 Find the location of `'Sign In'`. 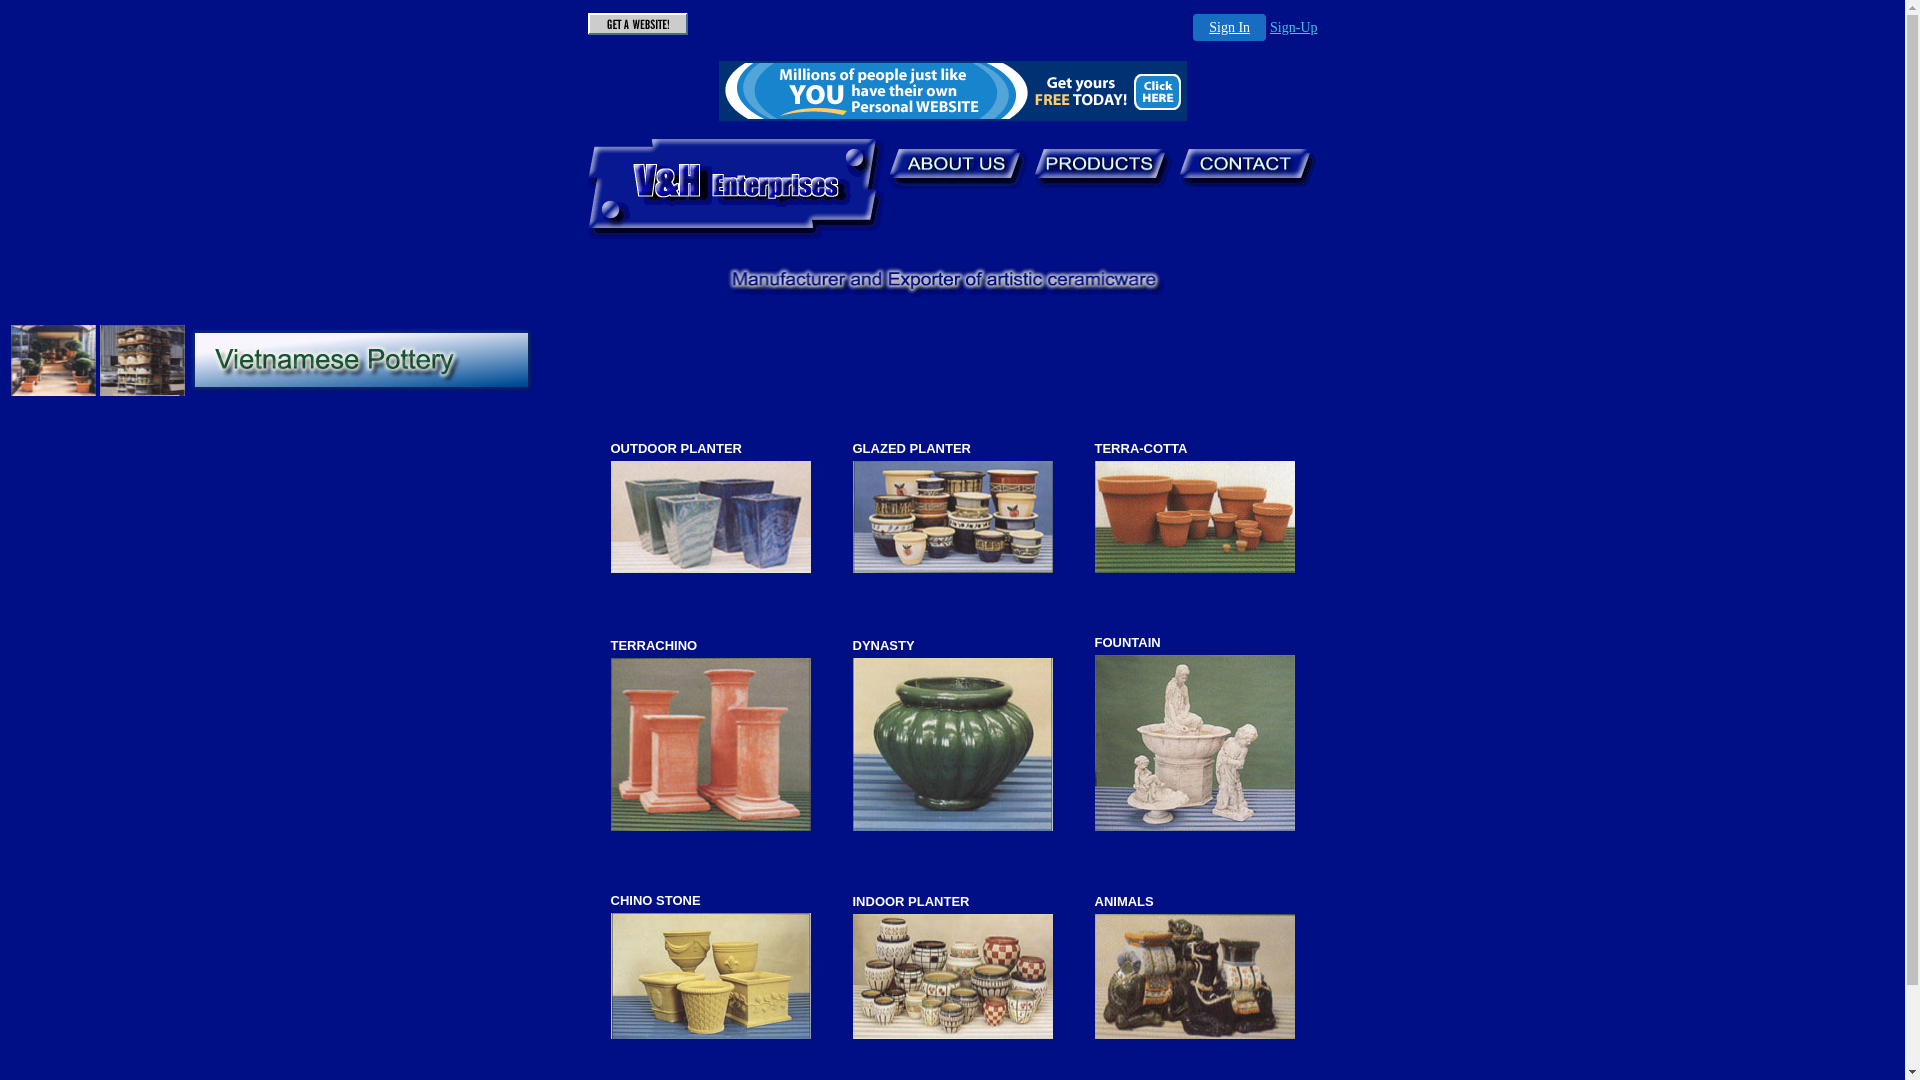

'Sign In' is located at coordinates (1228, 27).